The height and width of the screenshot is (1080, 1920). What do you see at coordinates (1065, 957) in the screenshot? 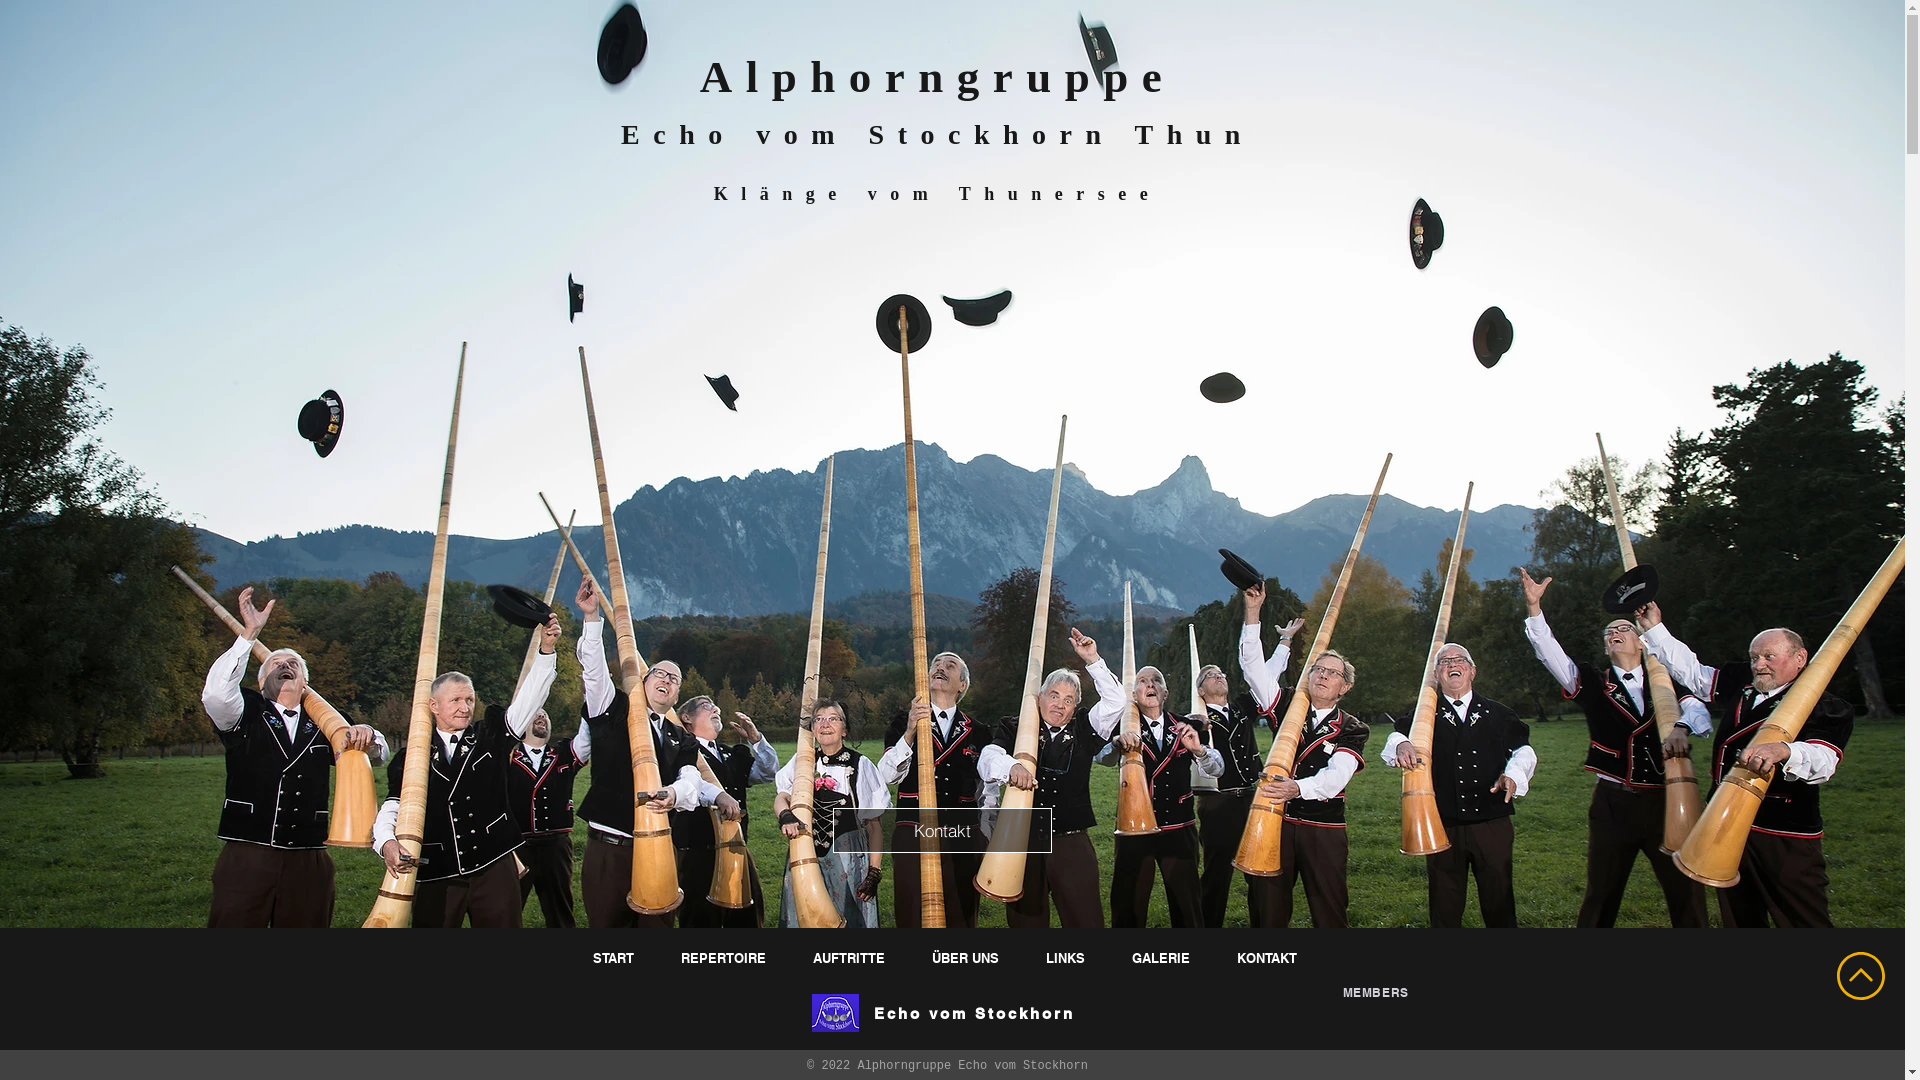
I see `'LINKS'` at bounding box center [1065, 957].